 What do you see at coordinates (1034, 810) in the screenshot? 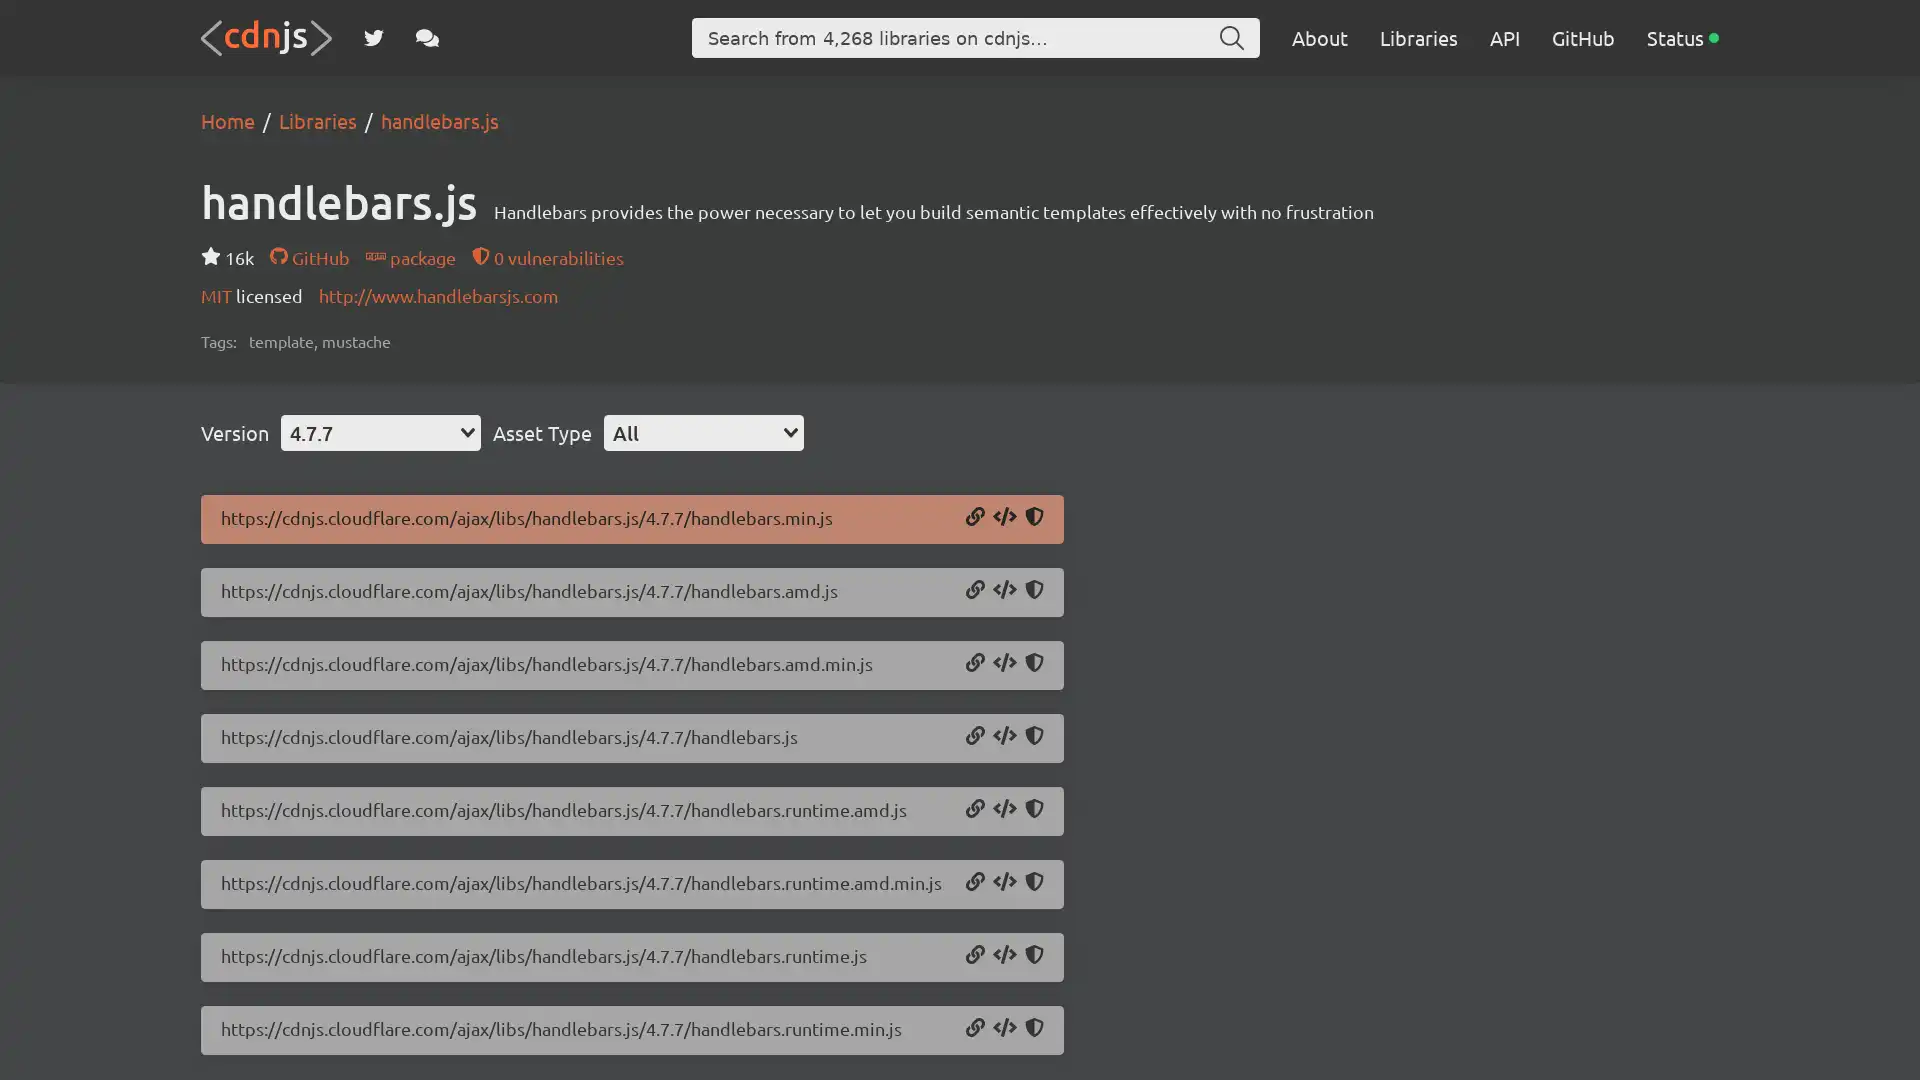
I see `Copy SRI Hash` at bounding box center [1034, 810].